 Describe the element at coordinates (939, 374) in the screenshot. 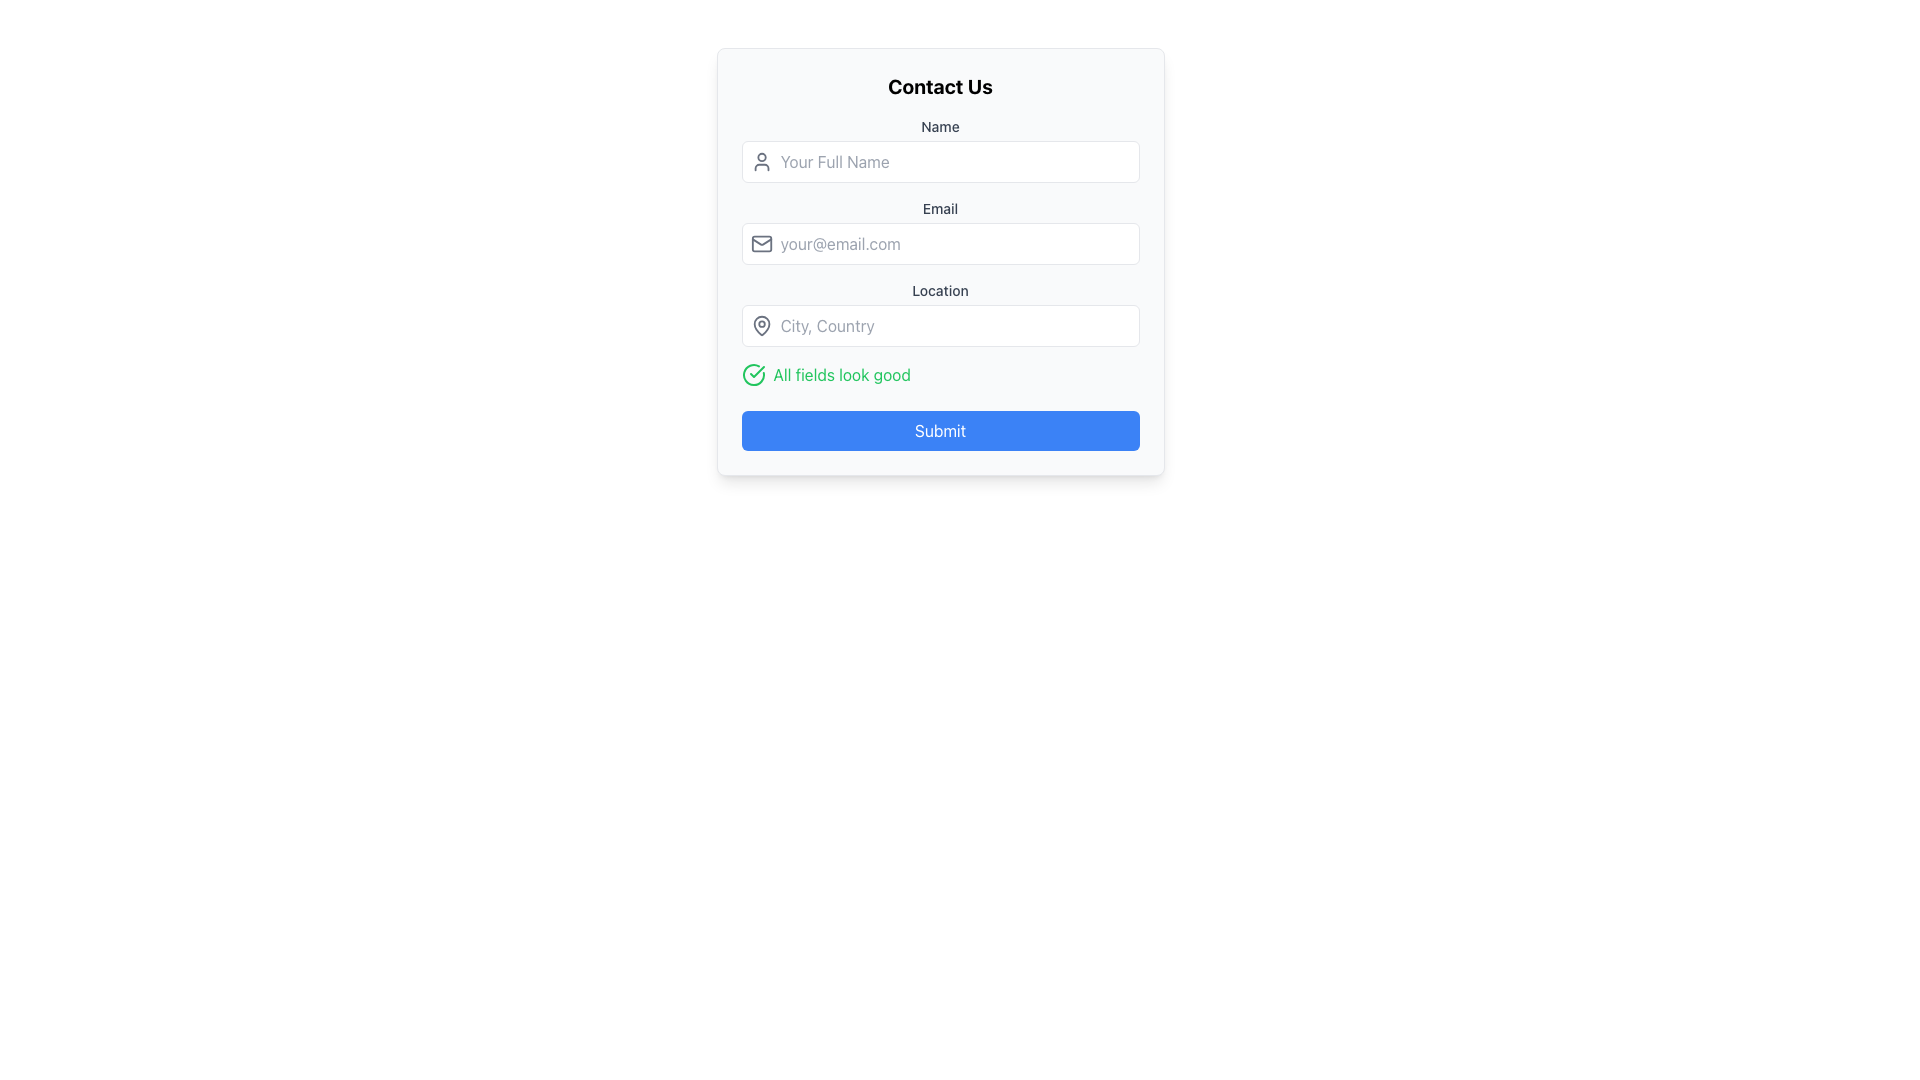

I see `the Status indicator with a message that indicates successful validation of input fields, located above the 'Submit' button and below the 'Location' field` at that location.